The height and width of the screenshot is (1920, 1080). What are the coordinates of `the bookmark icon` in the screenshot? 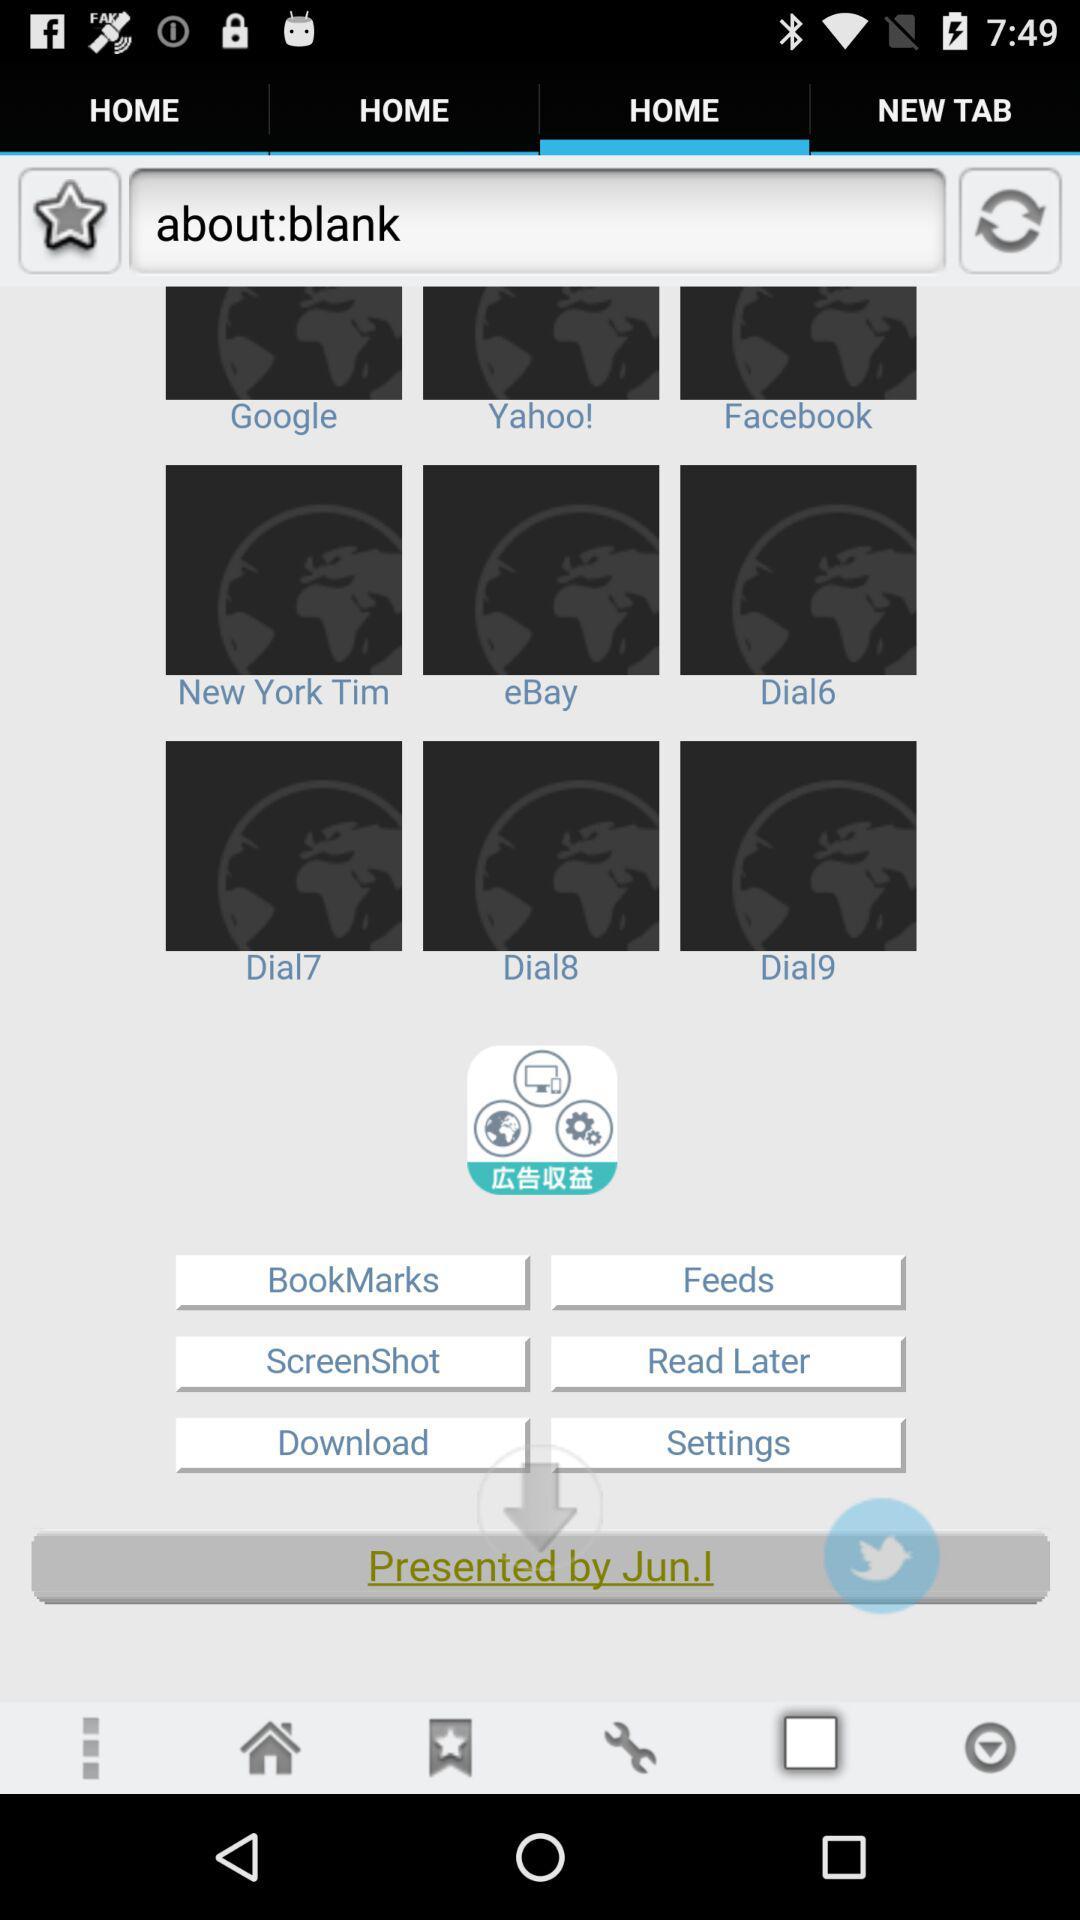 It's located at (450, 1869).